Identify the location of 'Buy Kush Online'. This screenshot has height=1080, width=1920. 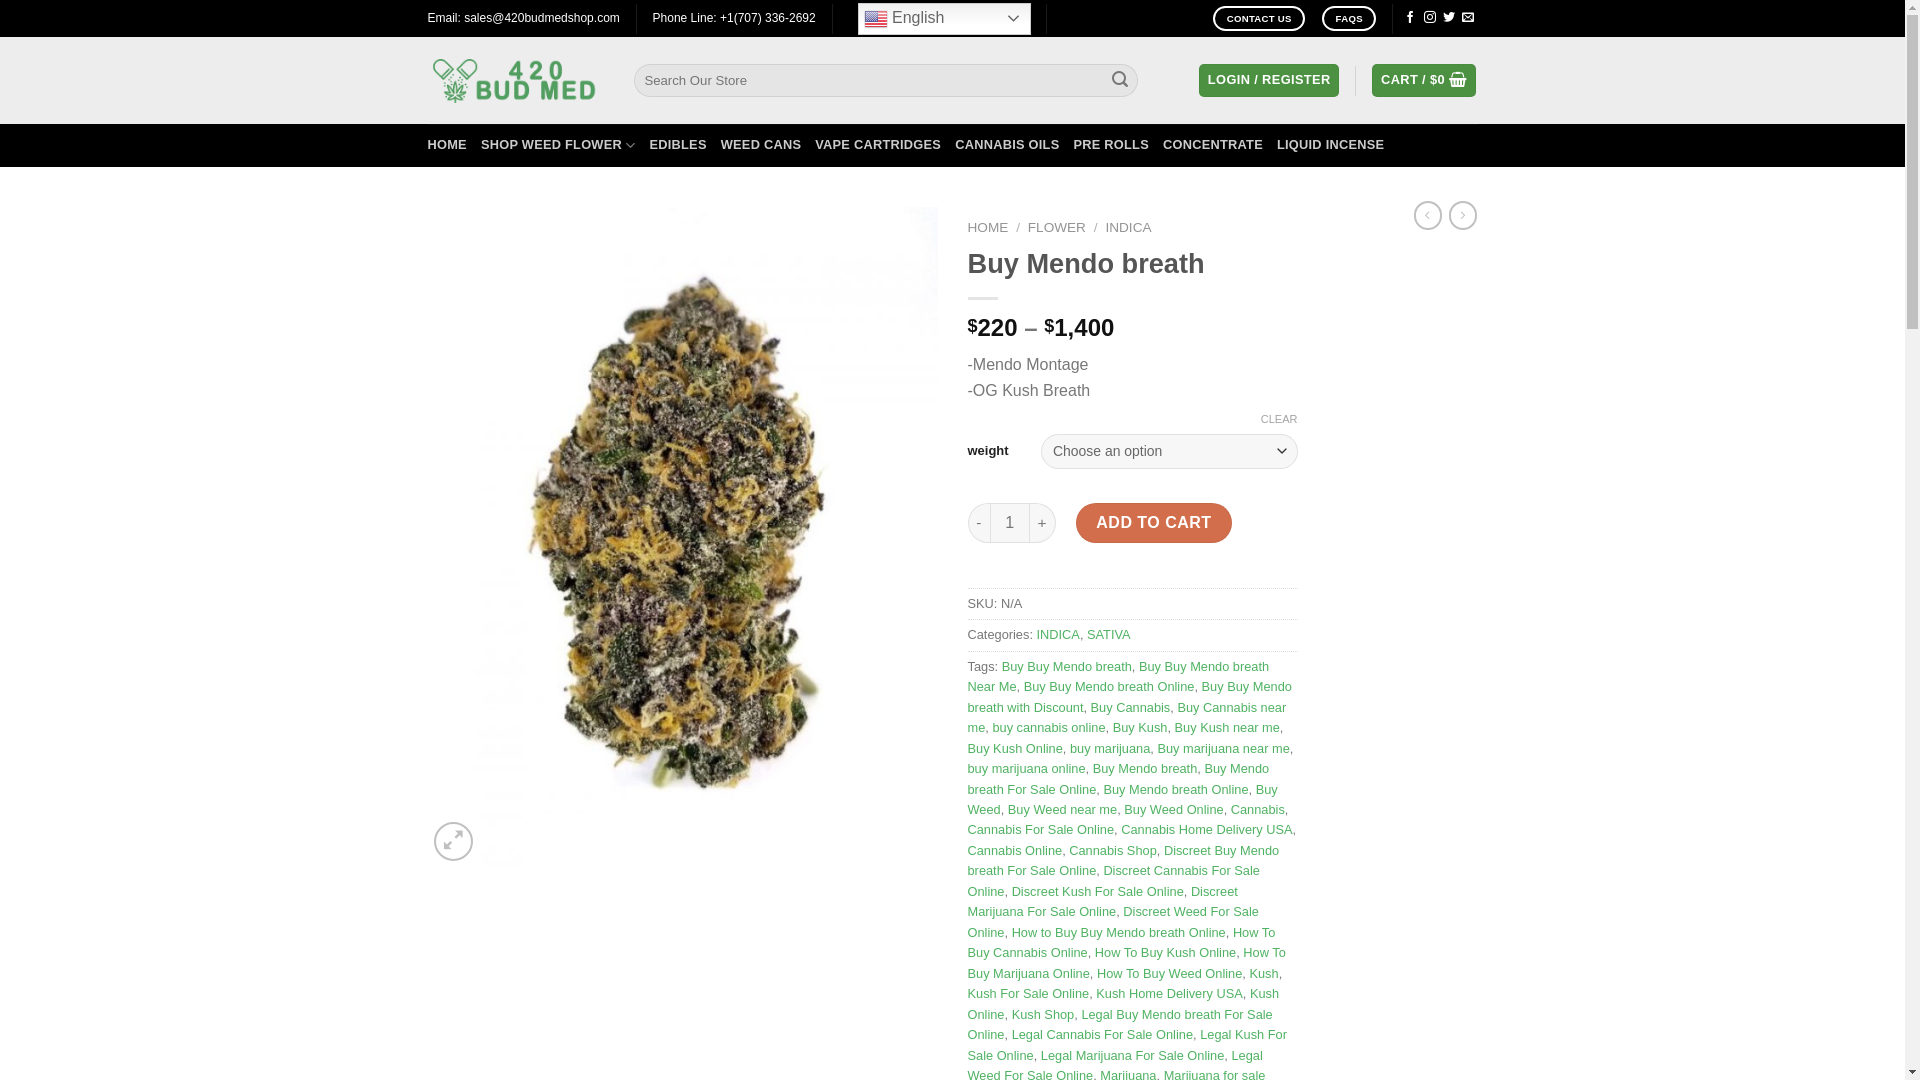
(968, 748).